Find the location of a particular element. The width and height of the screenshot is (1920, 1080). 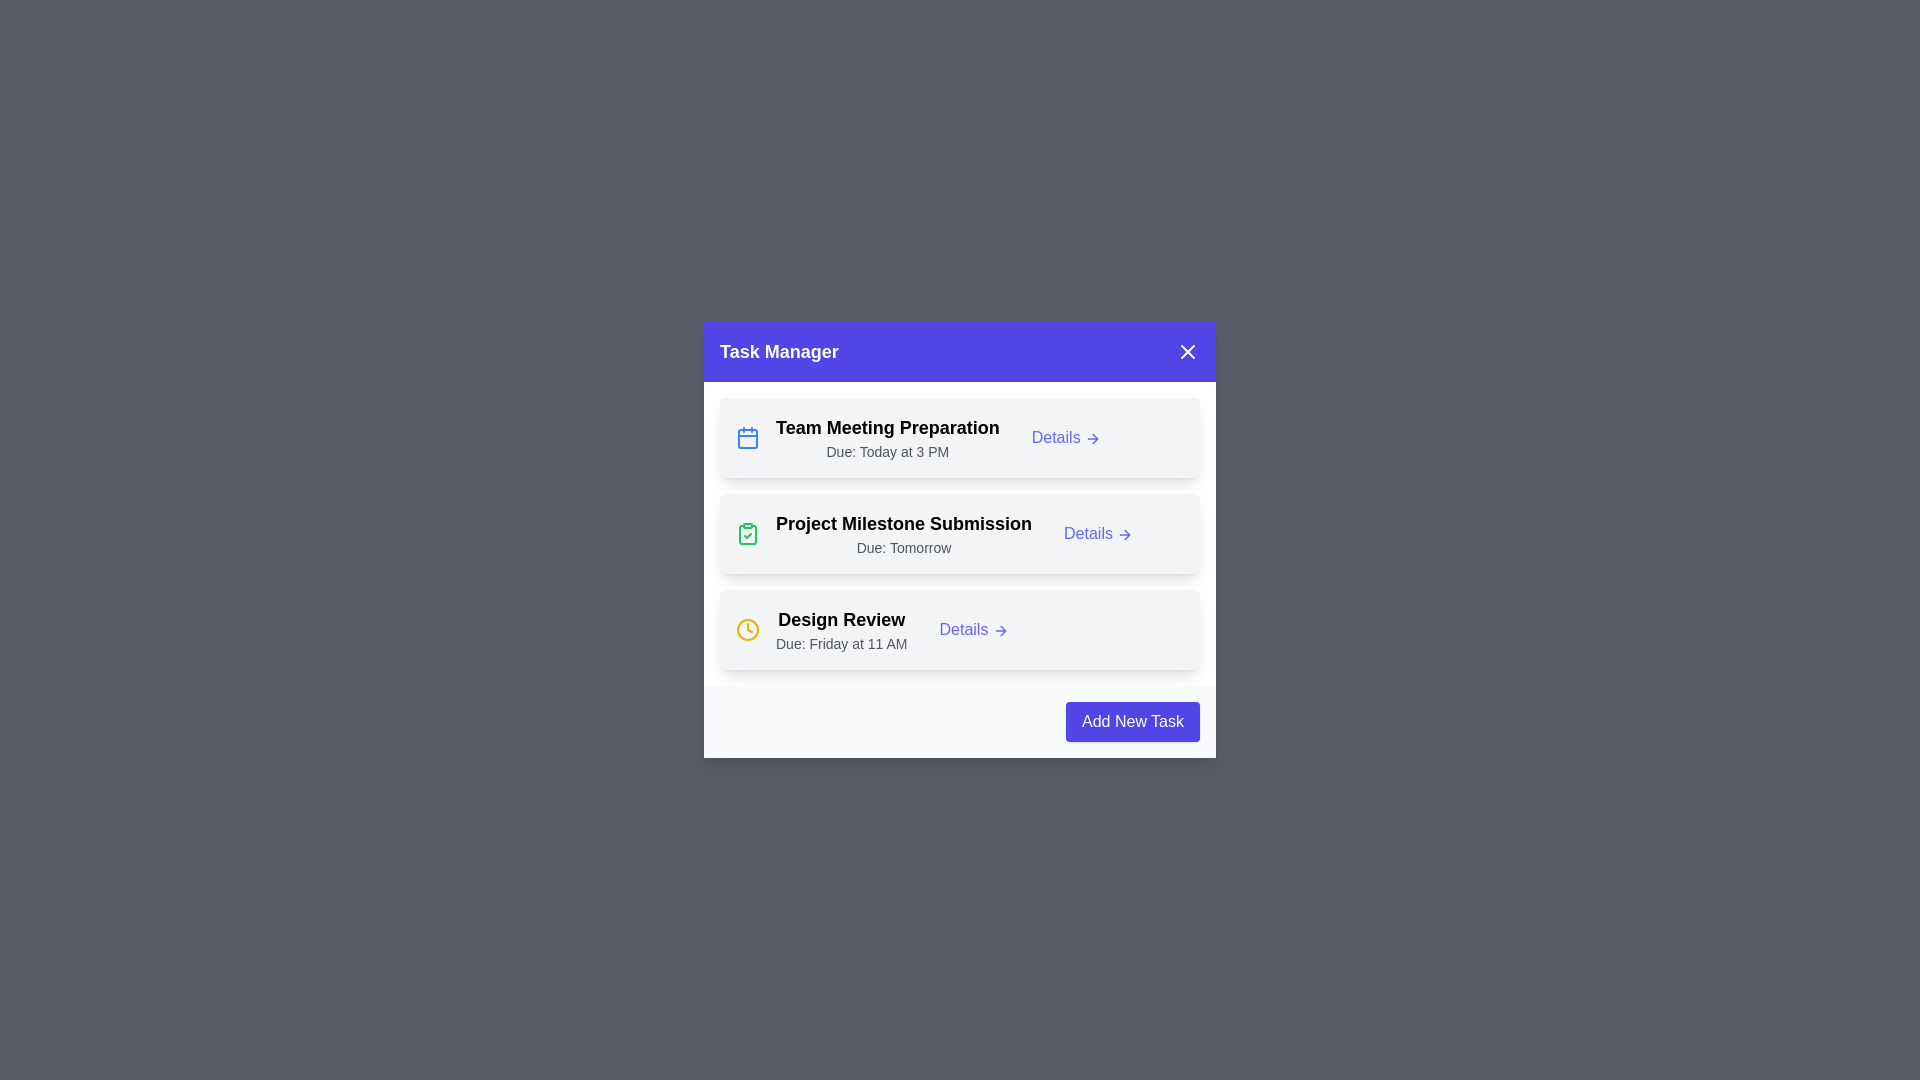

the clock icon located next to the 'Design Review' text in the middle section of the interface is located at coordinates (747, 628).